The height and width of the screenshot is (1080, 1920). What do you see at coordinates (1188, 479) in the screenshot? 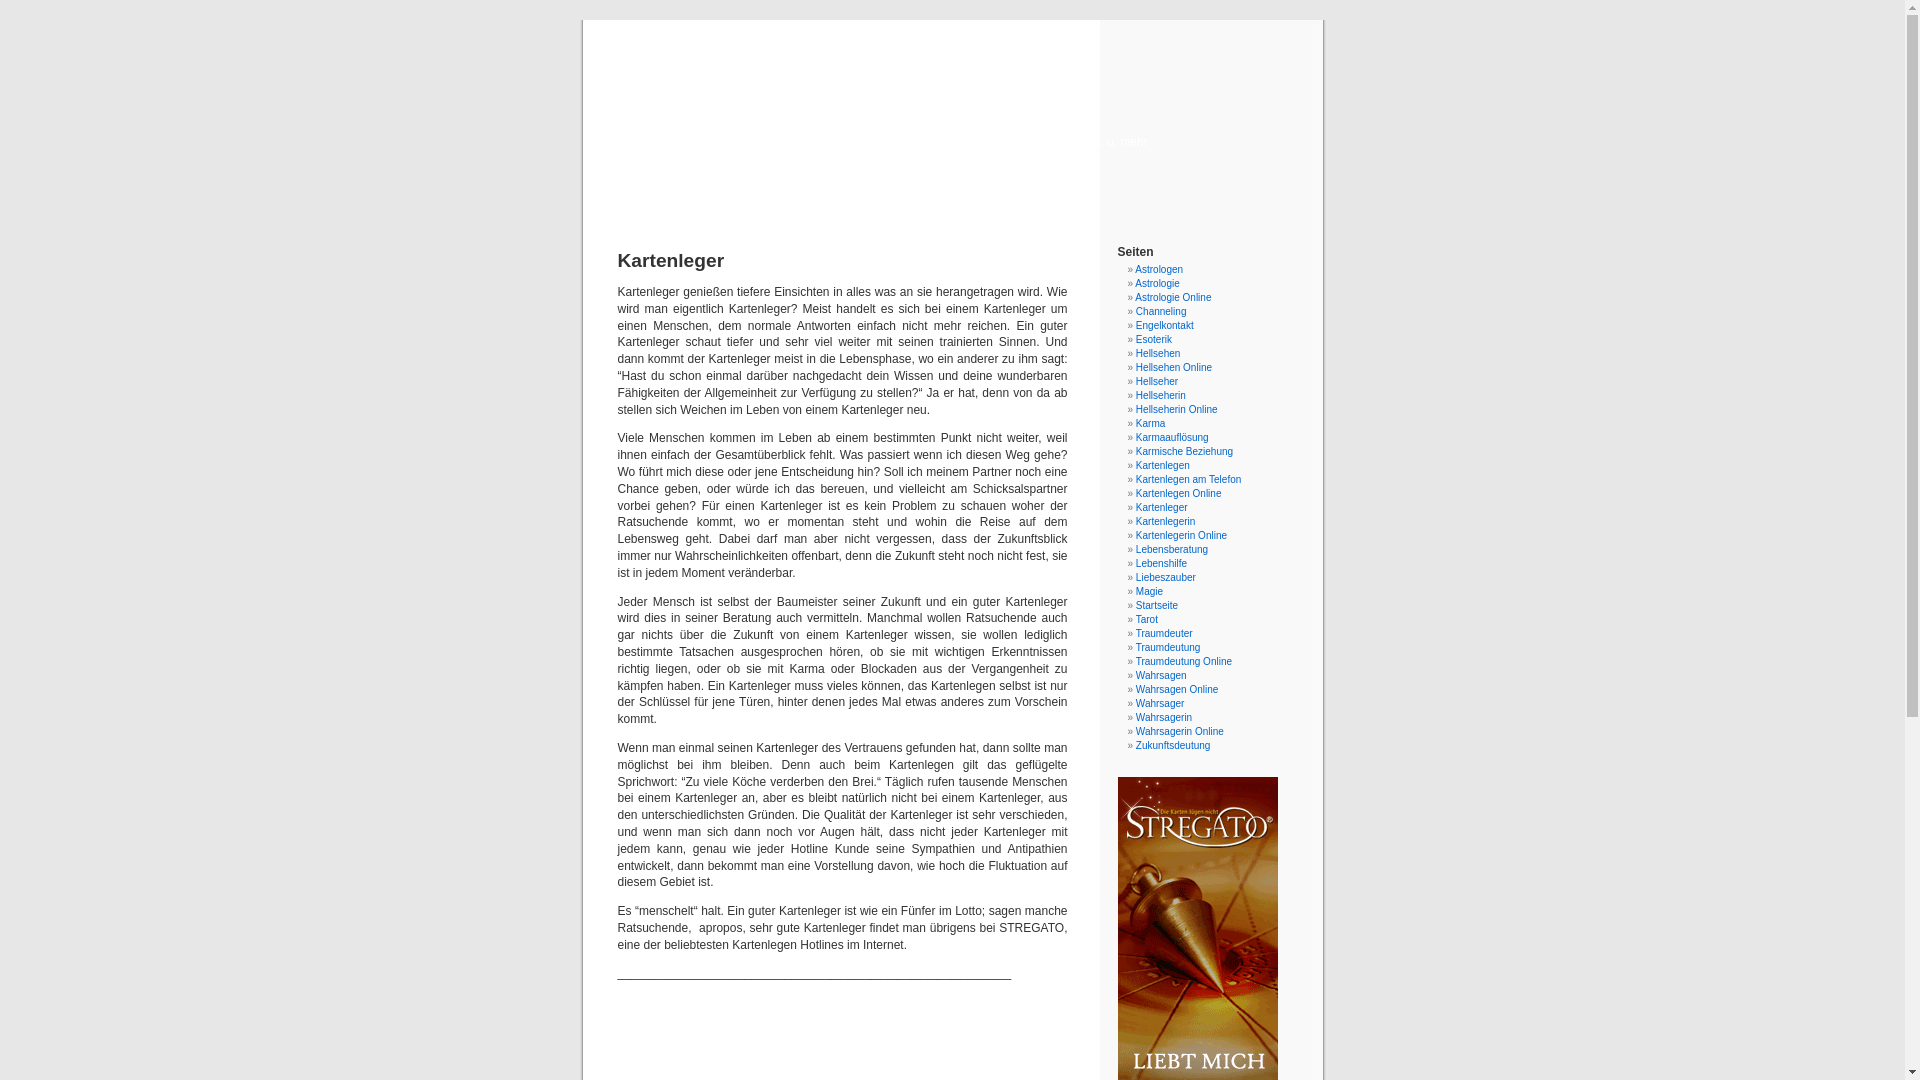
I see `'Kartenlegen am Telefon'` at bounding box center [1188, 479].